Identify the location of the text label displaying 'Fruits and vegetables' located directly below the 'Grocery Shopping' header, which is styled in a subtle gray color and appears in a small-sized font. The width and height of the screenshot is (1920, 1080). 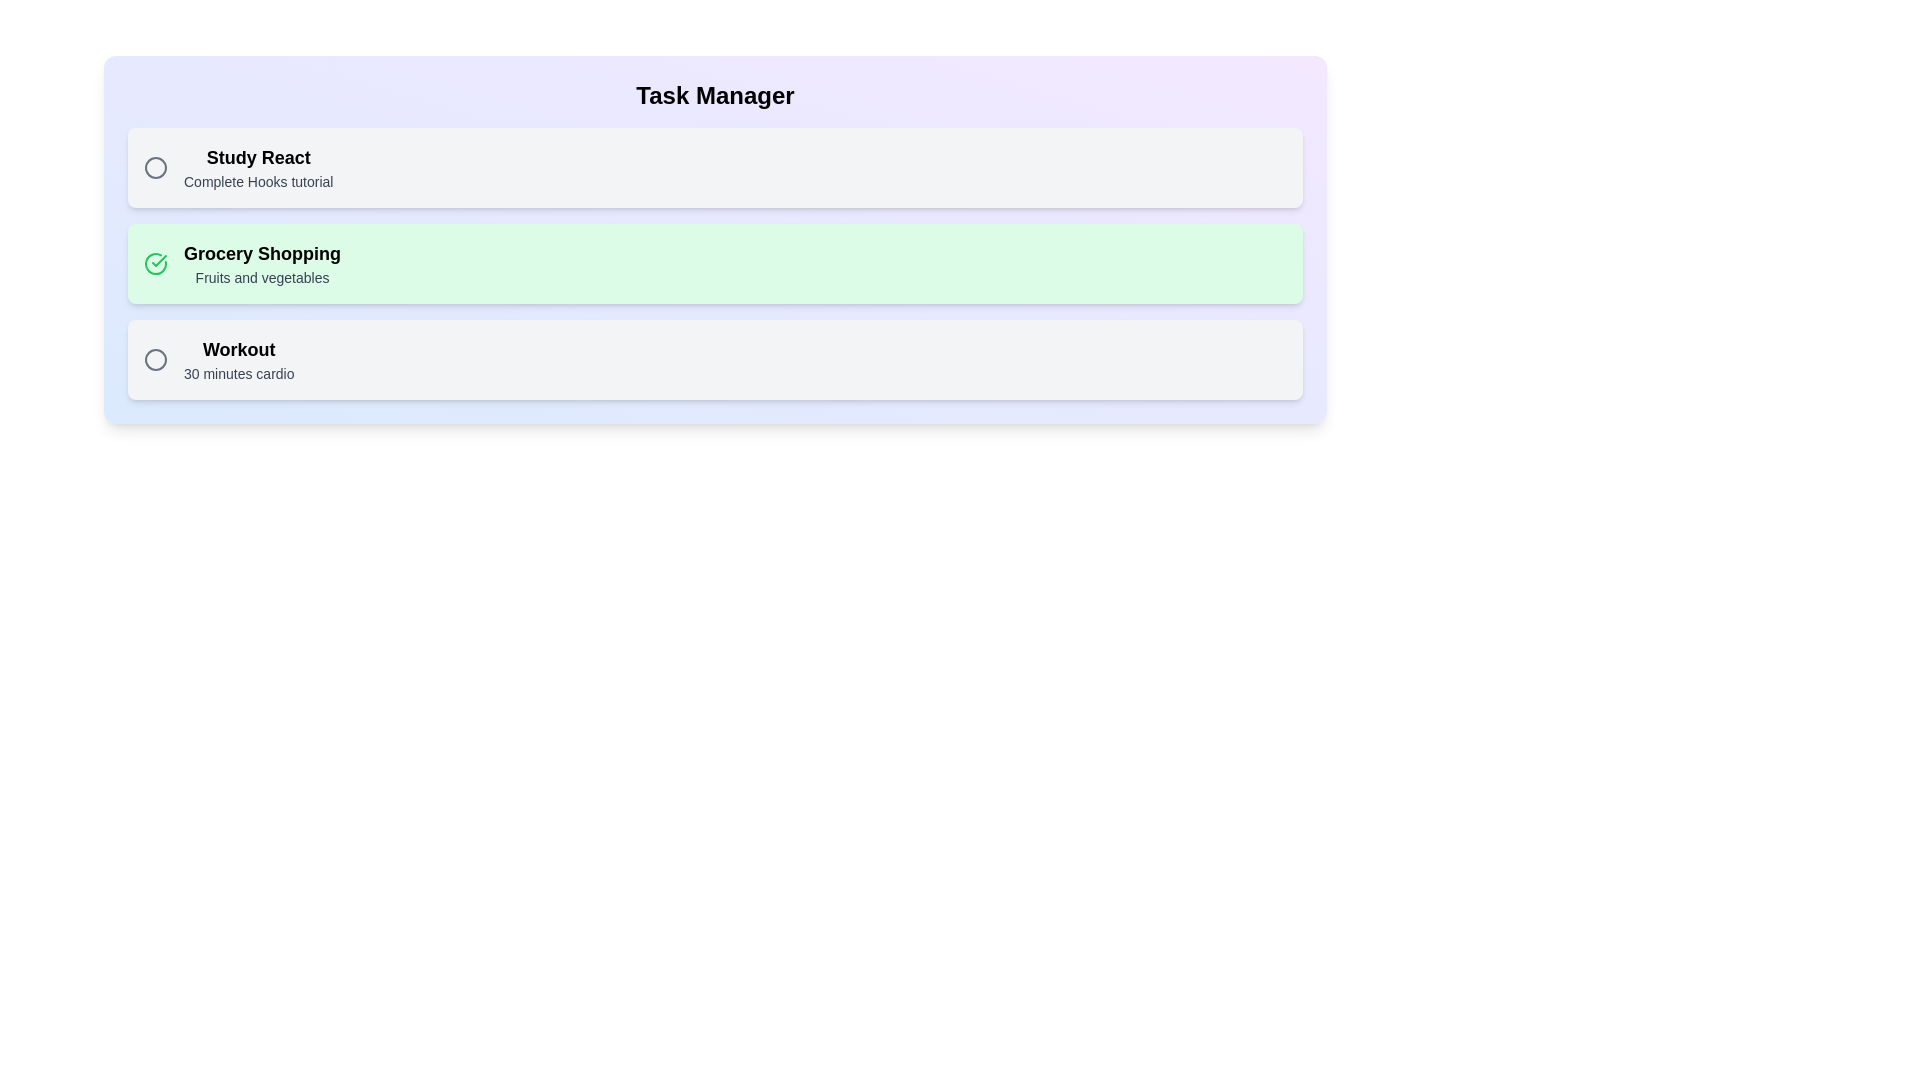
(261, 277).